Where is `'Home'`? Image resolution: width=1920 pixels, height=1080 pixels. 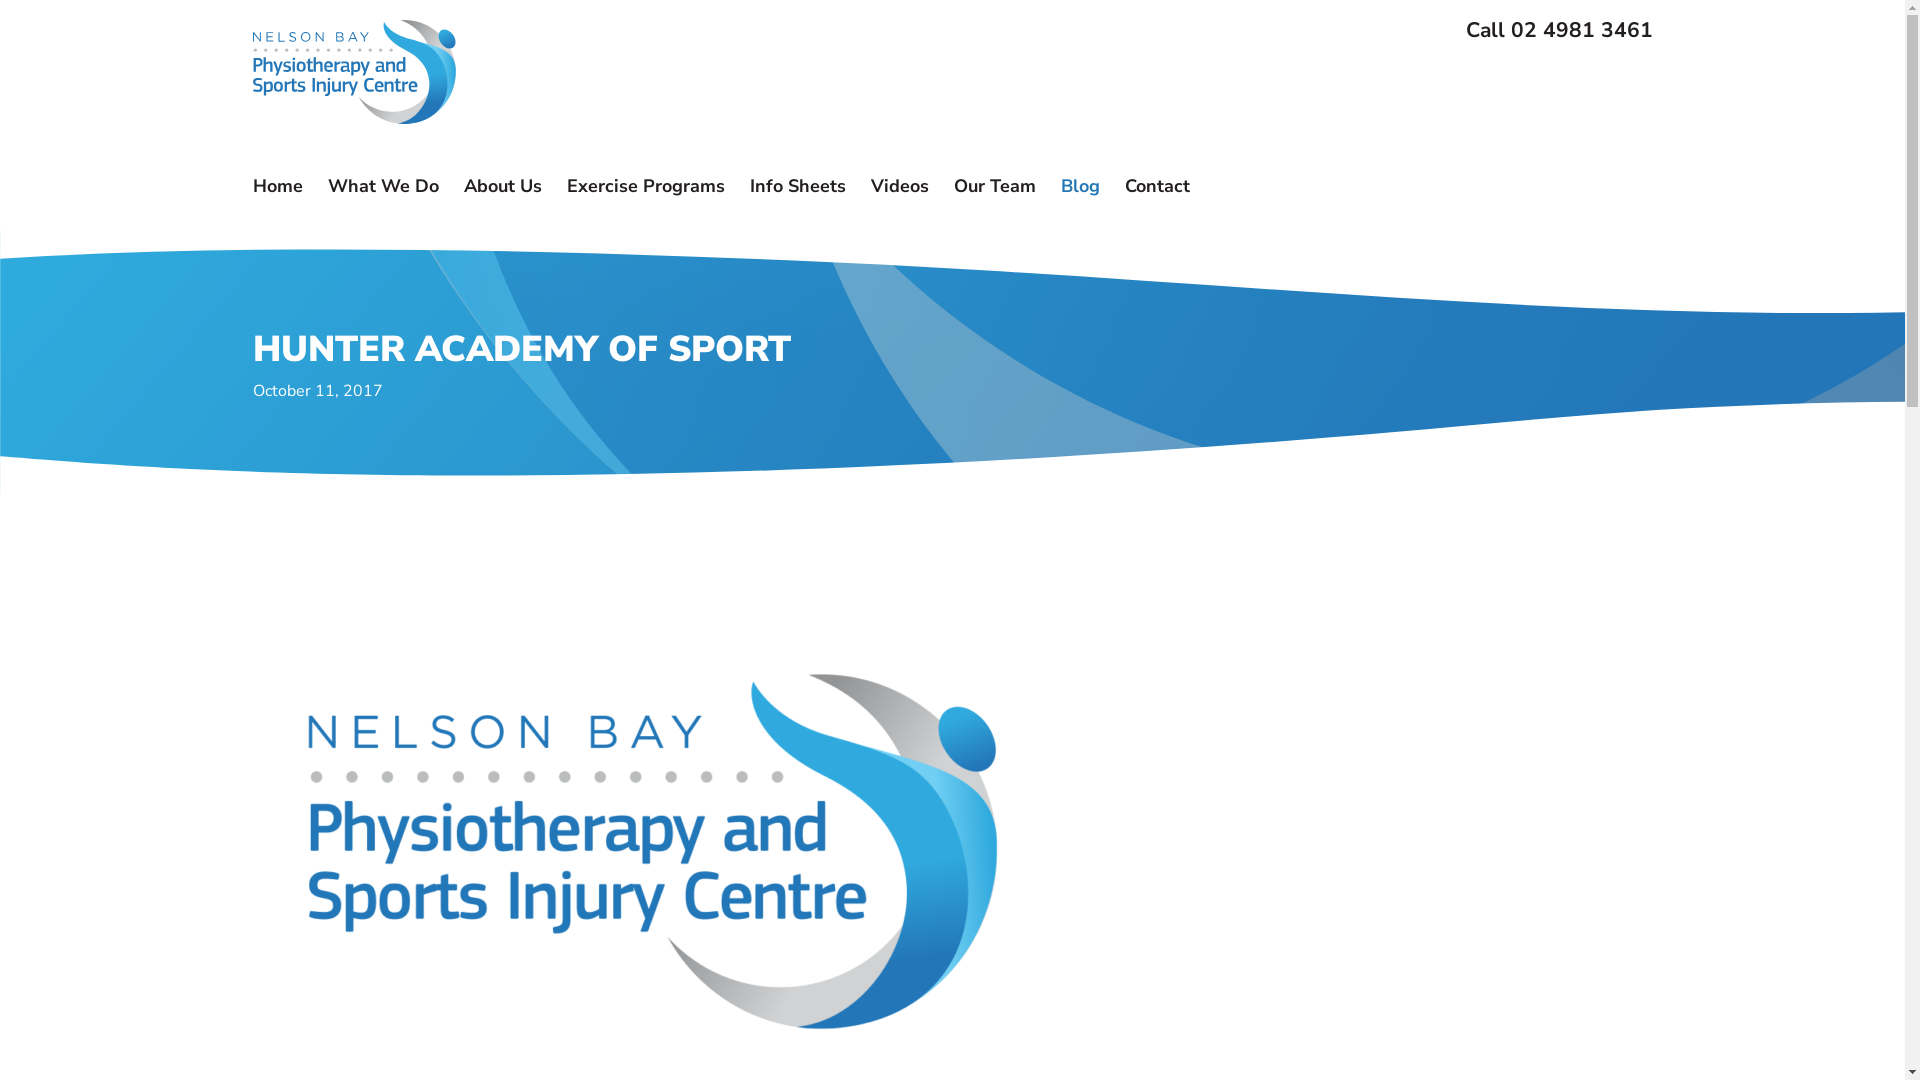 'Home' is located at coordinates (251, 185).